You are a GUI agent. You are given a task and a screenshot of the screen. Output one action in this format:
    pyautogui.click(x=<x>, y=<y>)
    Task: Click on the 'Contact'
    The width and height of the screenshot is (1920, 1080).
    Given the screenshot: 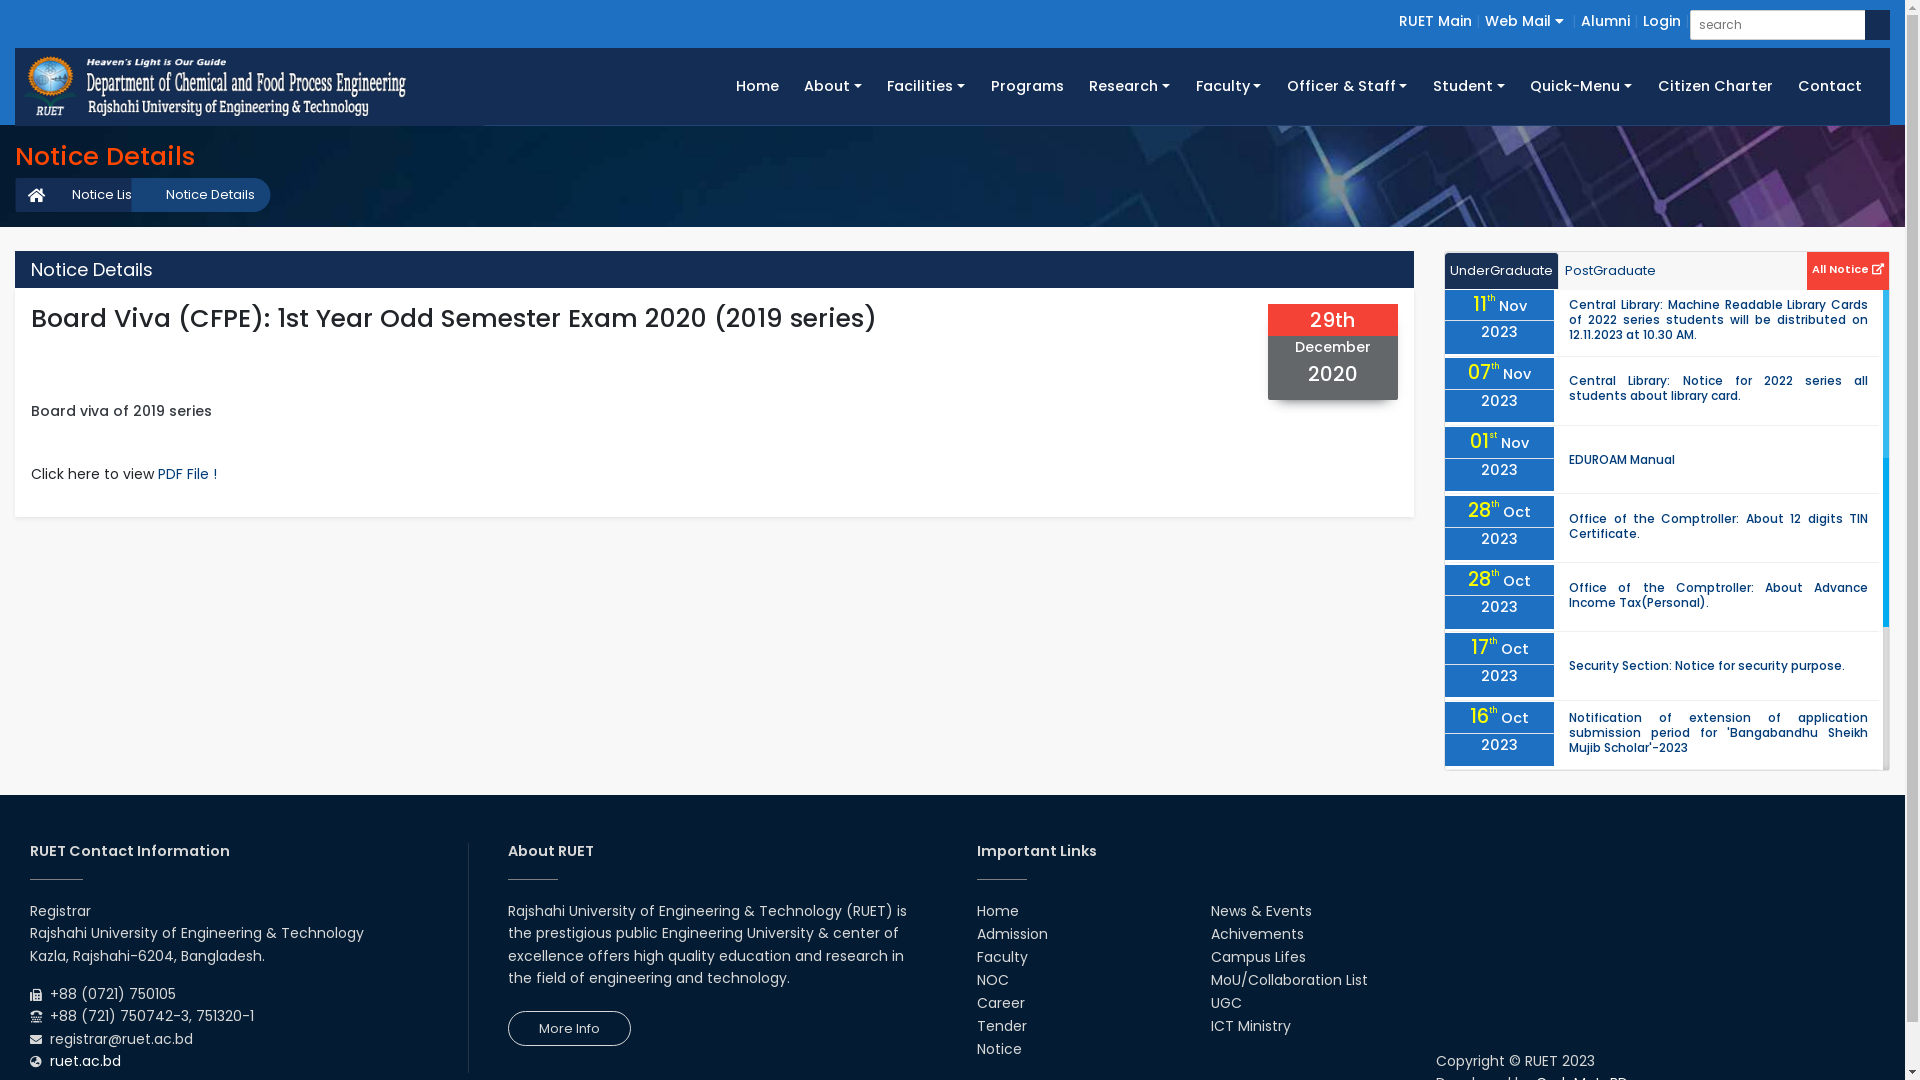 What is the action you would take?
    pyautogui.click(x=1829, y=85)
    